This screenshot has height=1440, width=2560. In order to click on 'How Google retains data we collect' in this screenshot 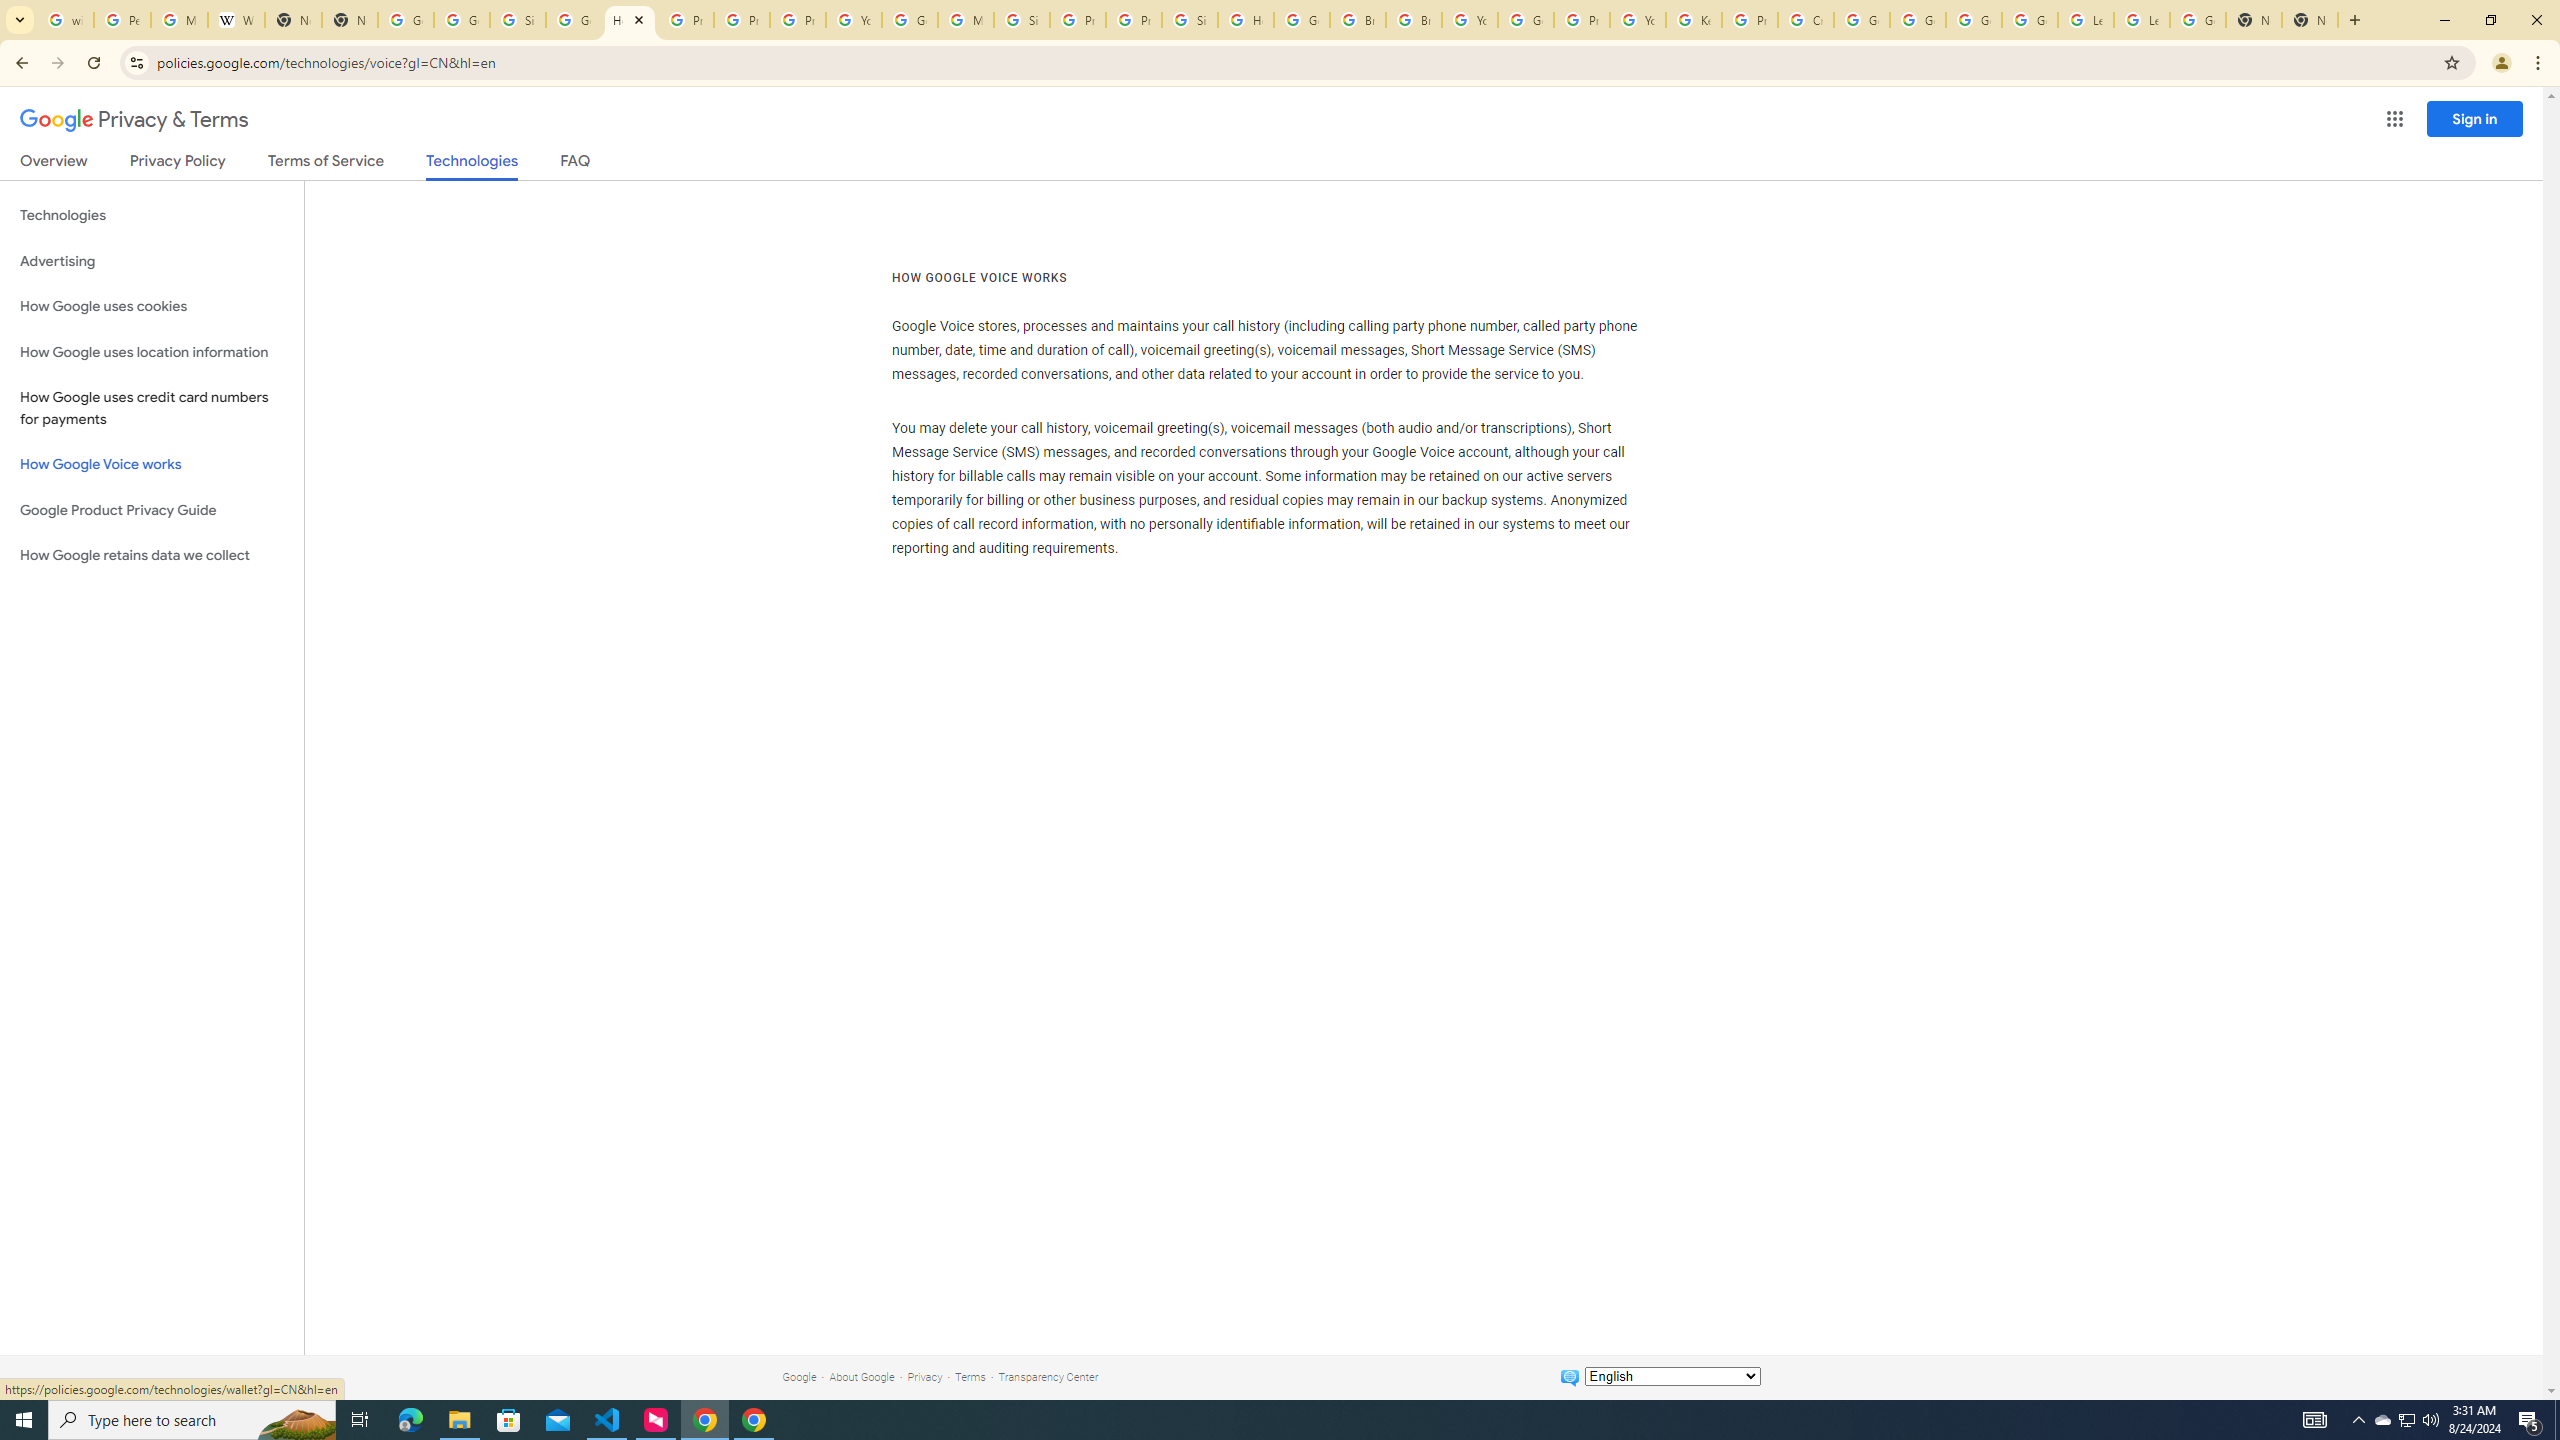, I will do `click(151, 555)`.